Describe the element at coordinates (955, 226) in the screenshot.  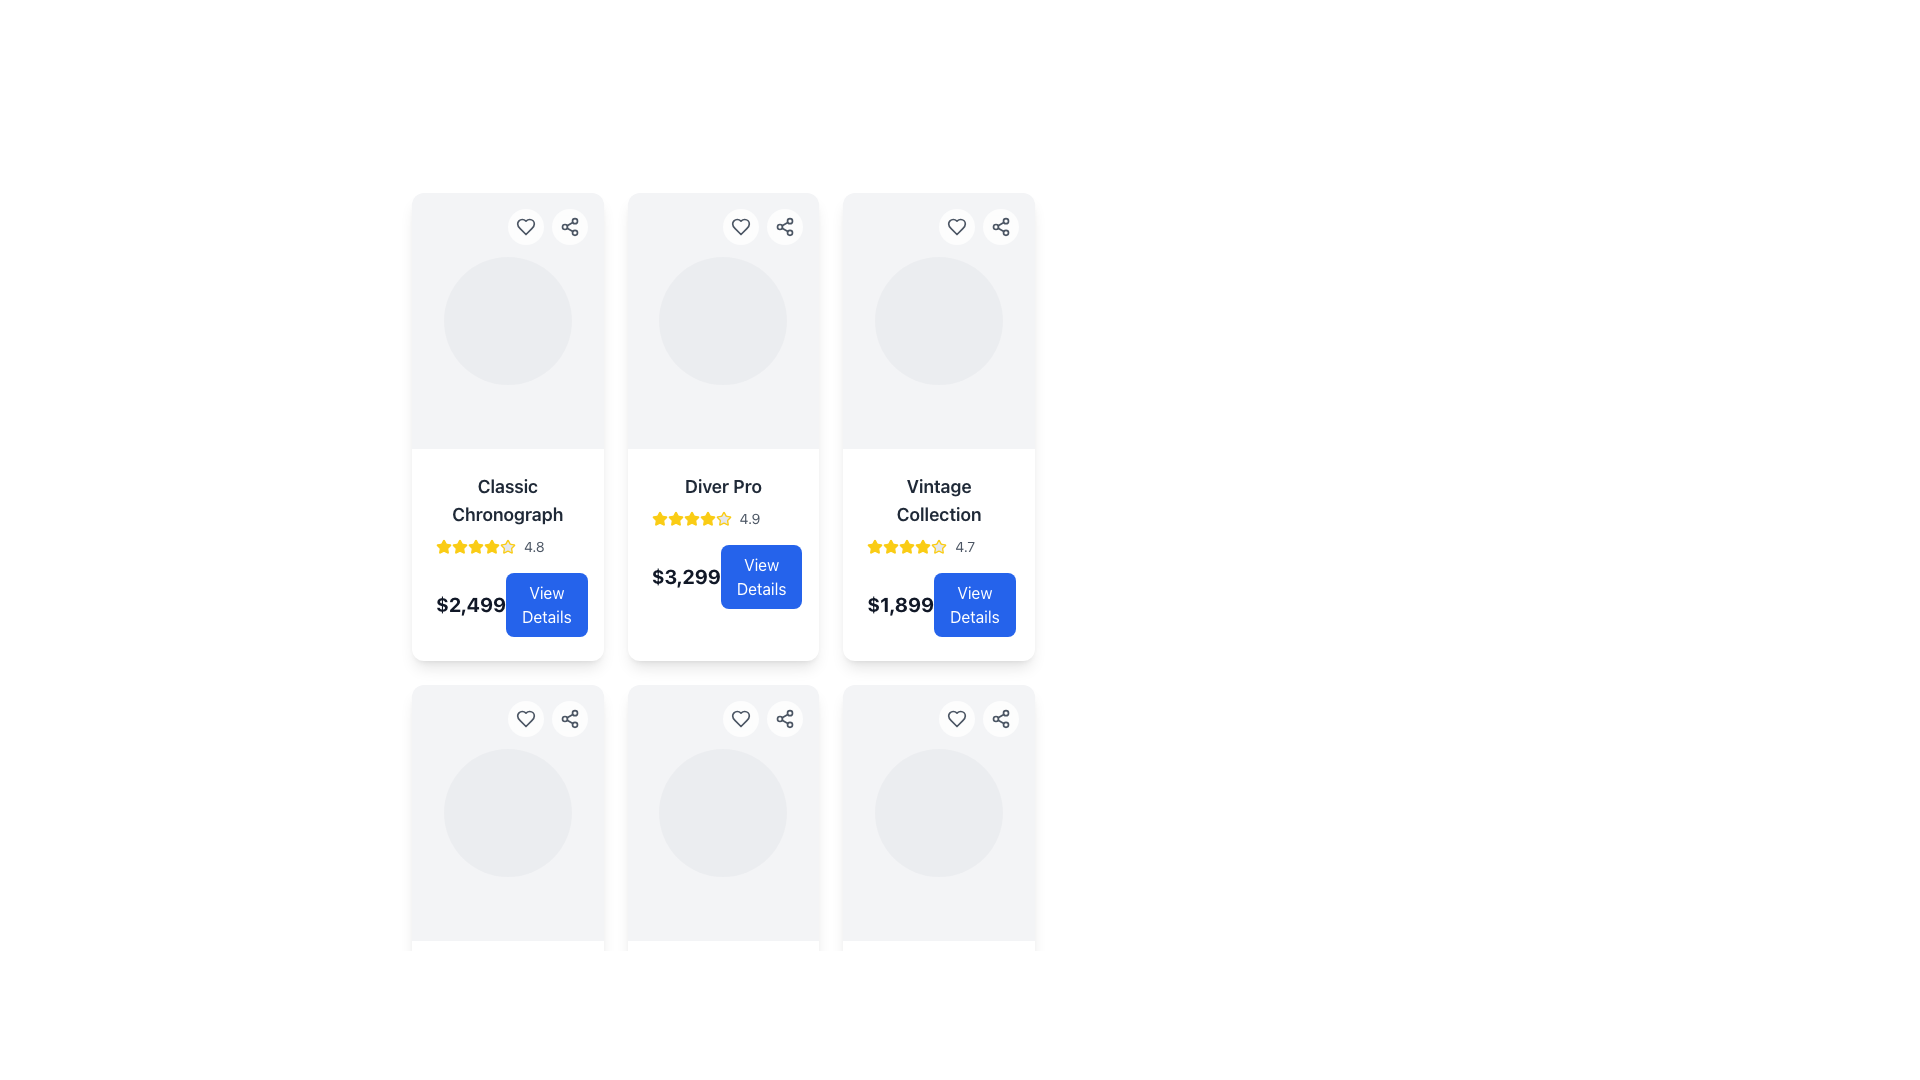
I see `the heart icon located at the top-right corner of the third card in the grid to change its color from gray to red` at that location.